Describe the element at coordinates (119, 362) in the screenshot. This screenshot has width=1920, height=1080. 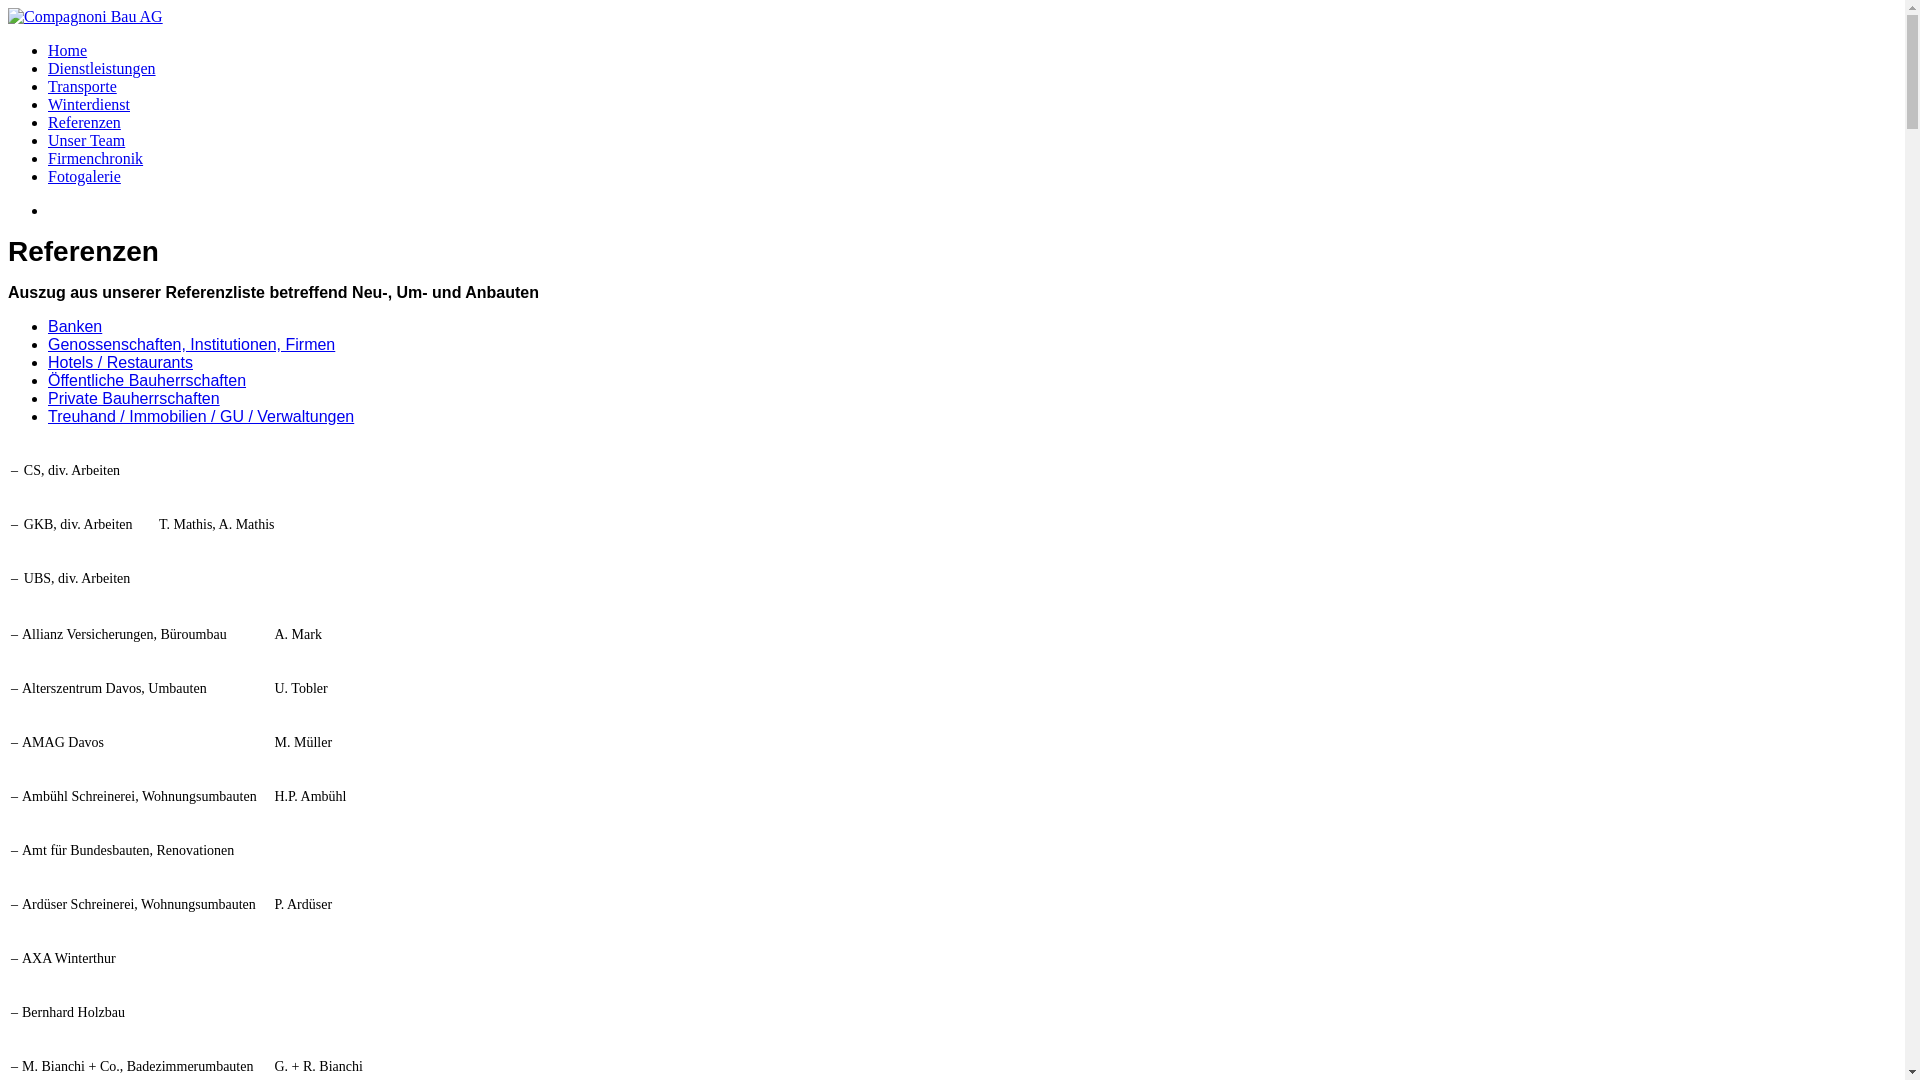
I see `'Hotels / Restaurants'` at that location.